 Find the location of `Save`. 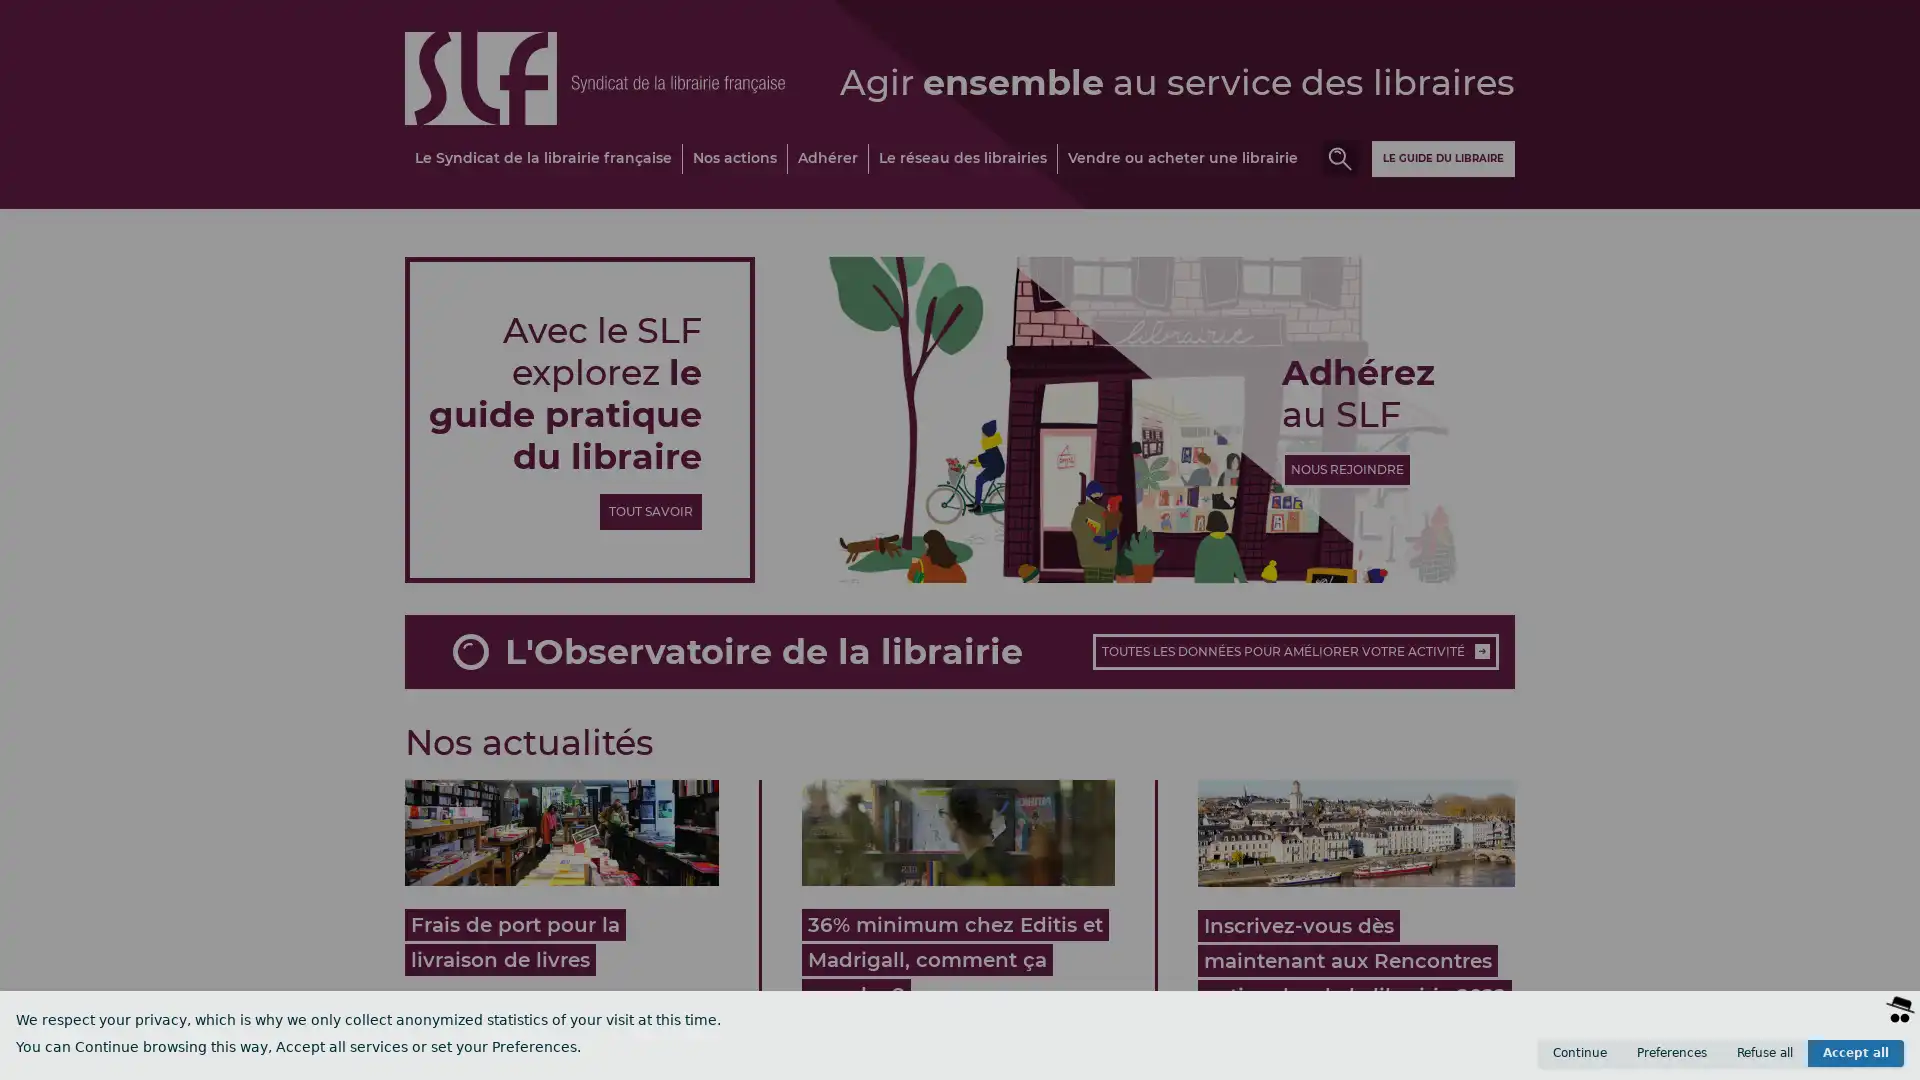

Save is located at coordinates (1871, 1059).